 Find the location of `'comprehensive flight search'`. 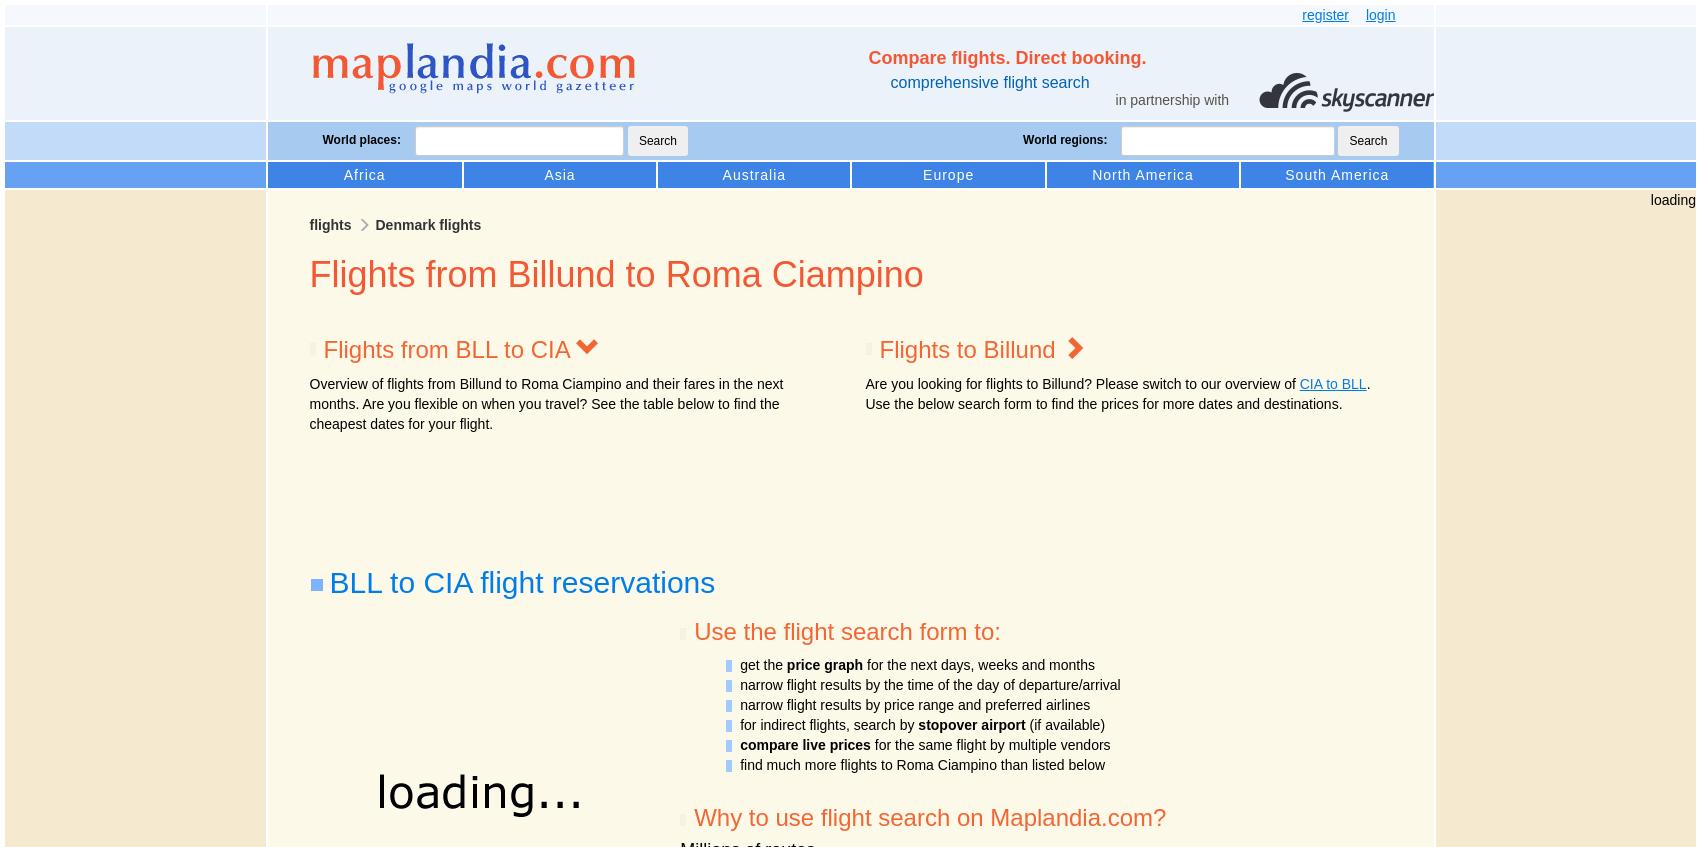

'comprehensive flight search' is located at coordinates (989, 81).